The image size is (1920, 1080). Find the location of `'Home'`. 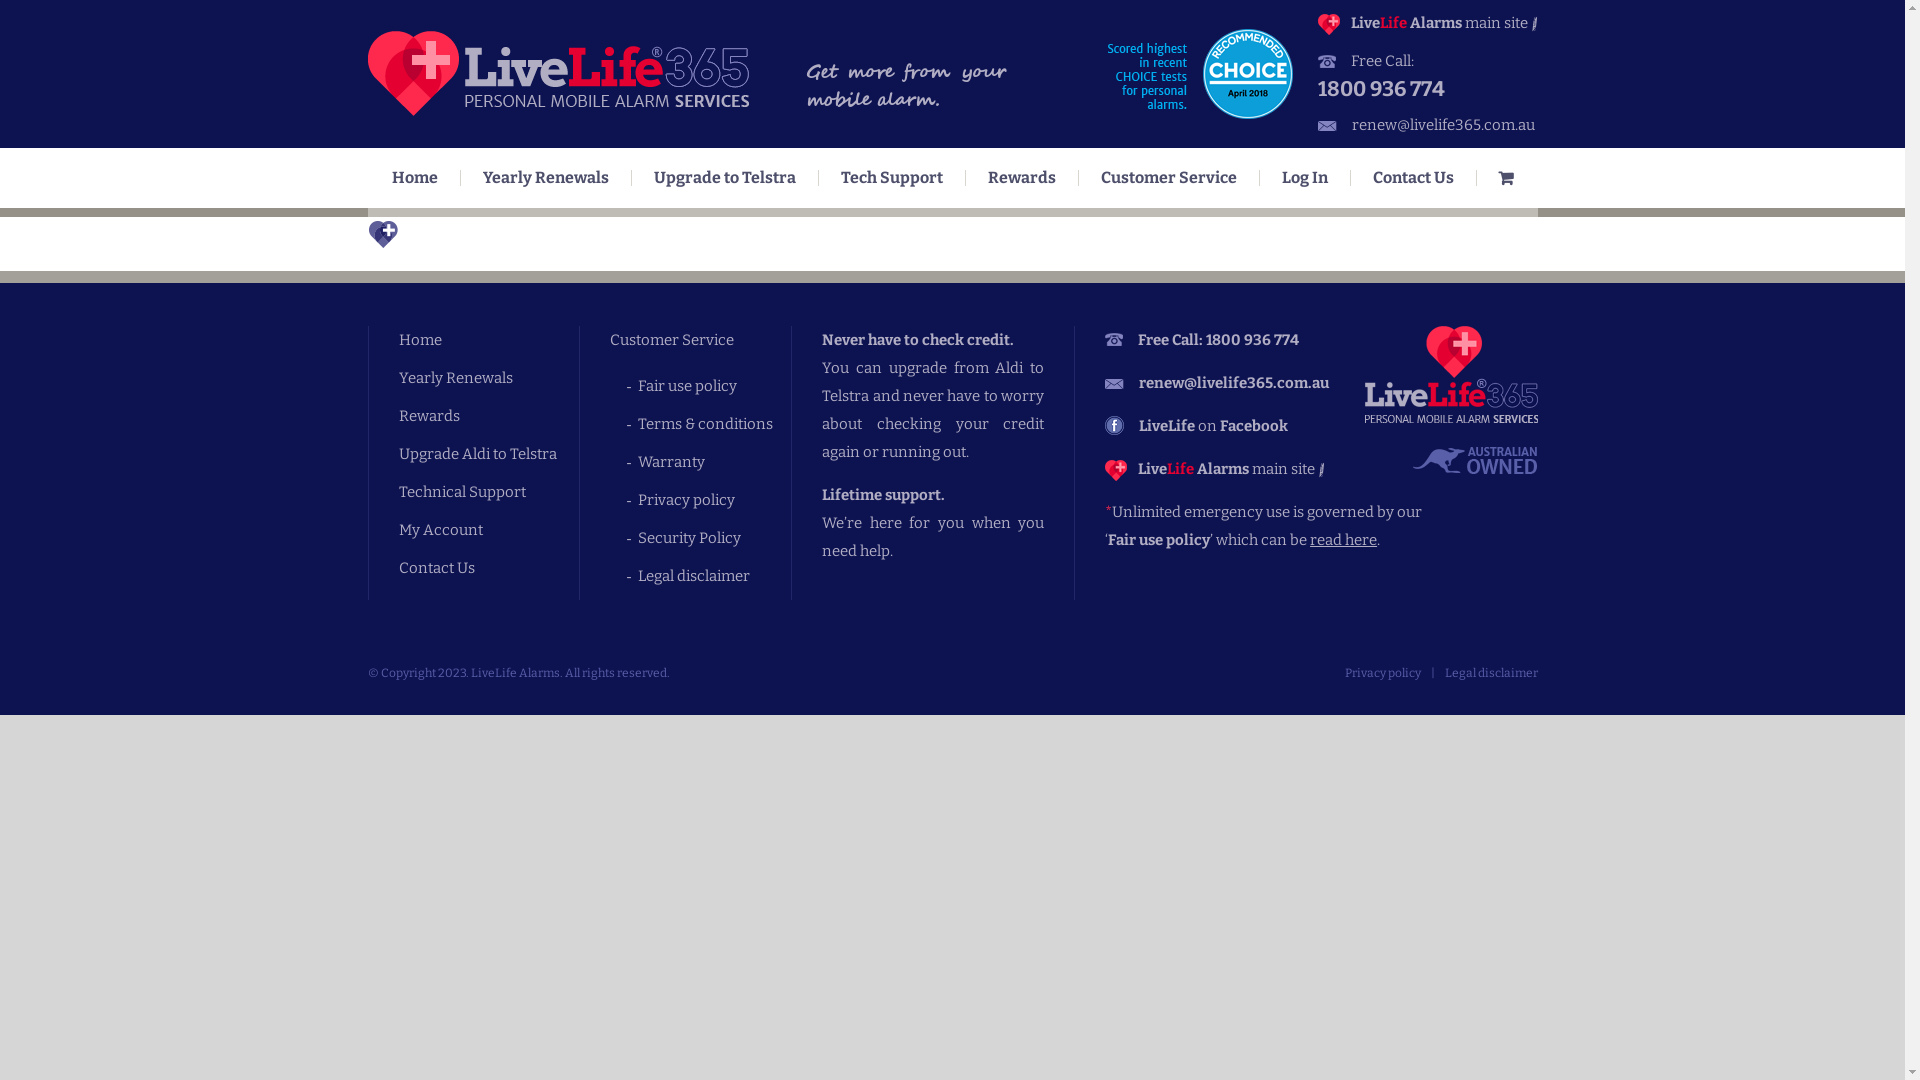

'Home' is located at coordinates (488, 338).